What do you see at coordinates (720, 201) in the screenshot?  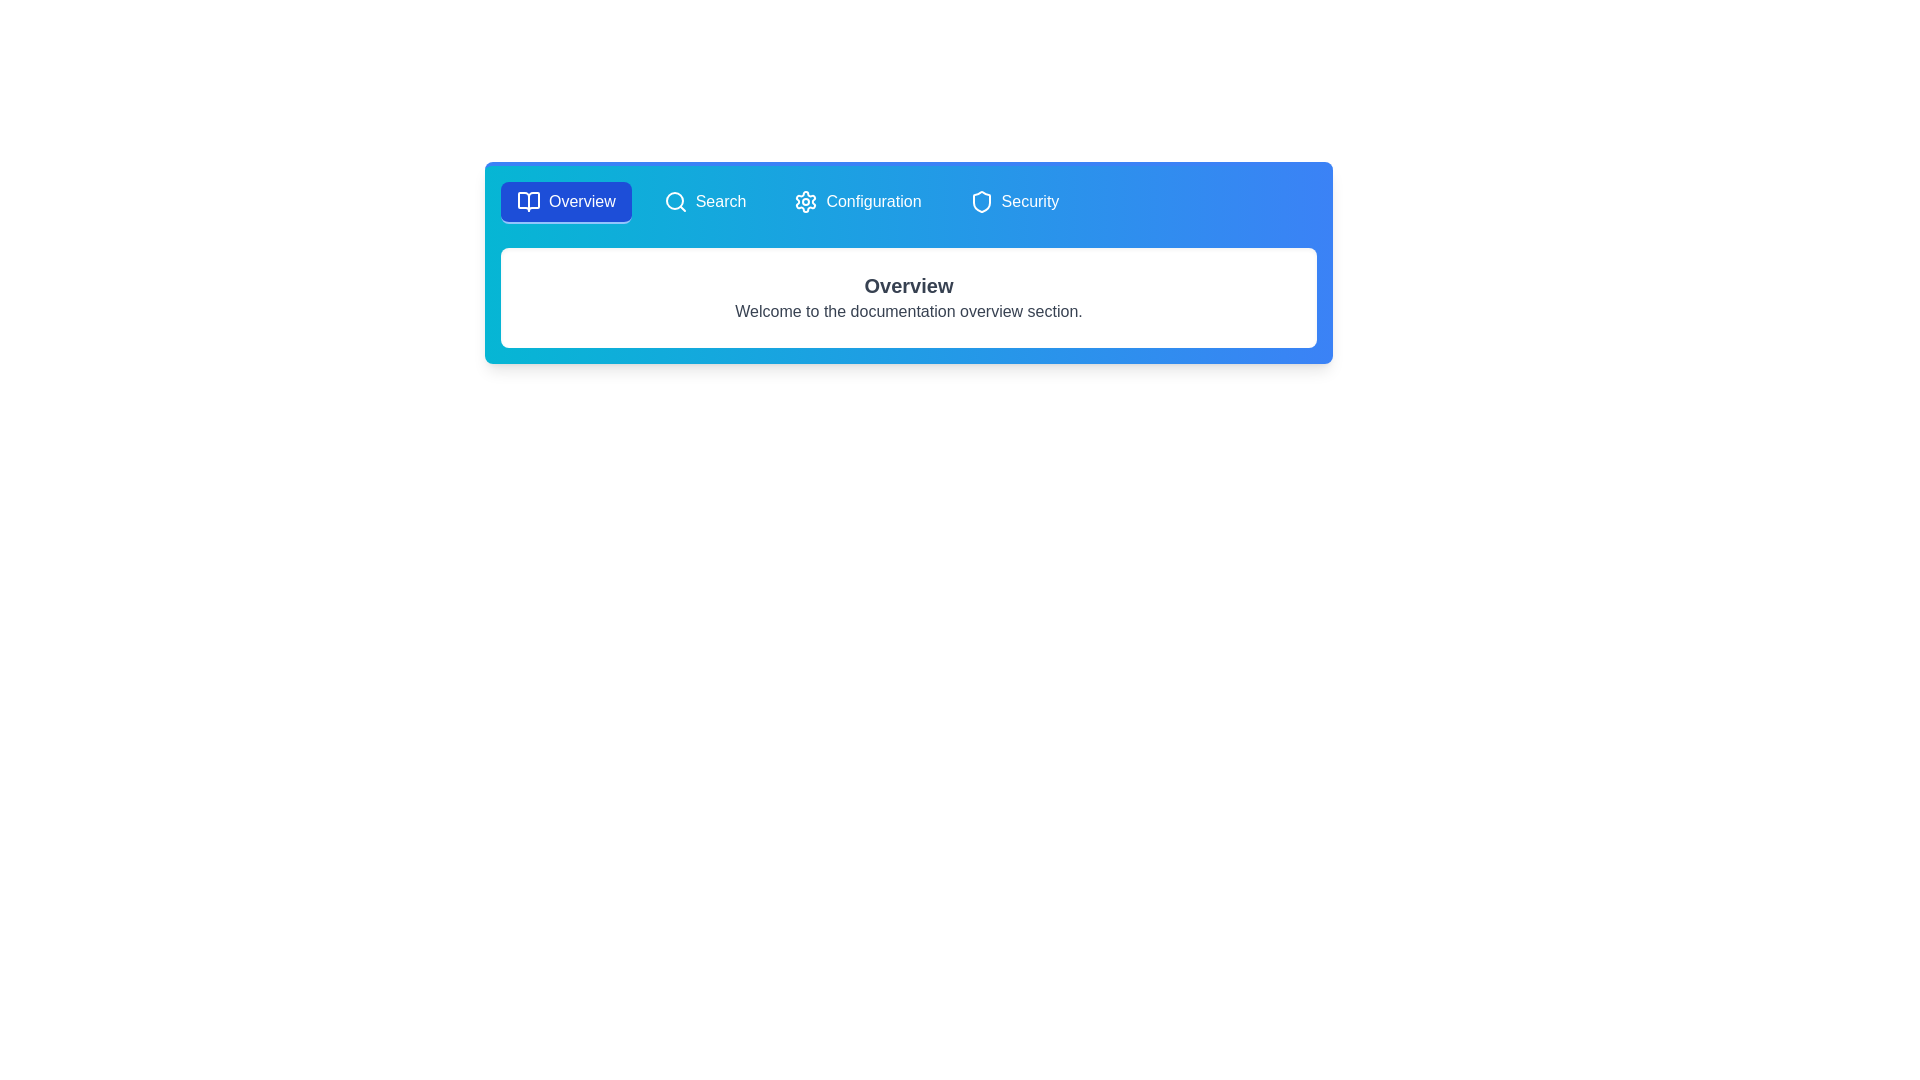 I see `the 'Search' text label located in the navigation menu, which serves as a visual indicator for the search functionality` at bounding box center [720, 201].